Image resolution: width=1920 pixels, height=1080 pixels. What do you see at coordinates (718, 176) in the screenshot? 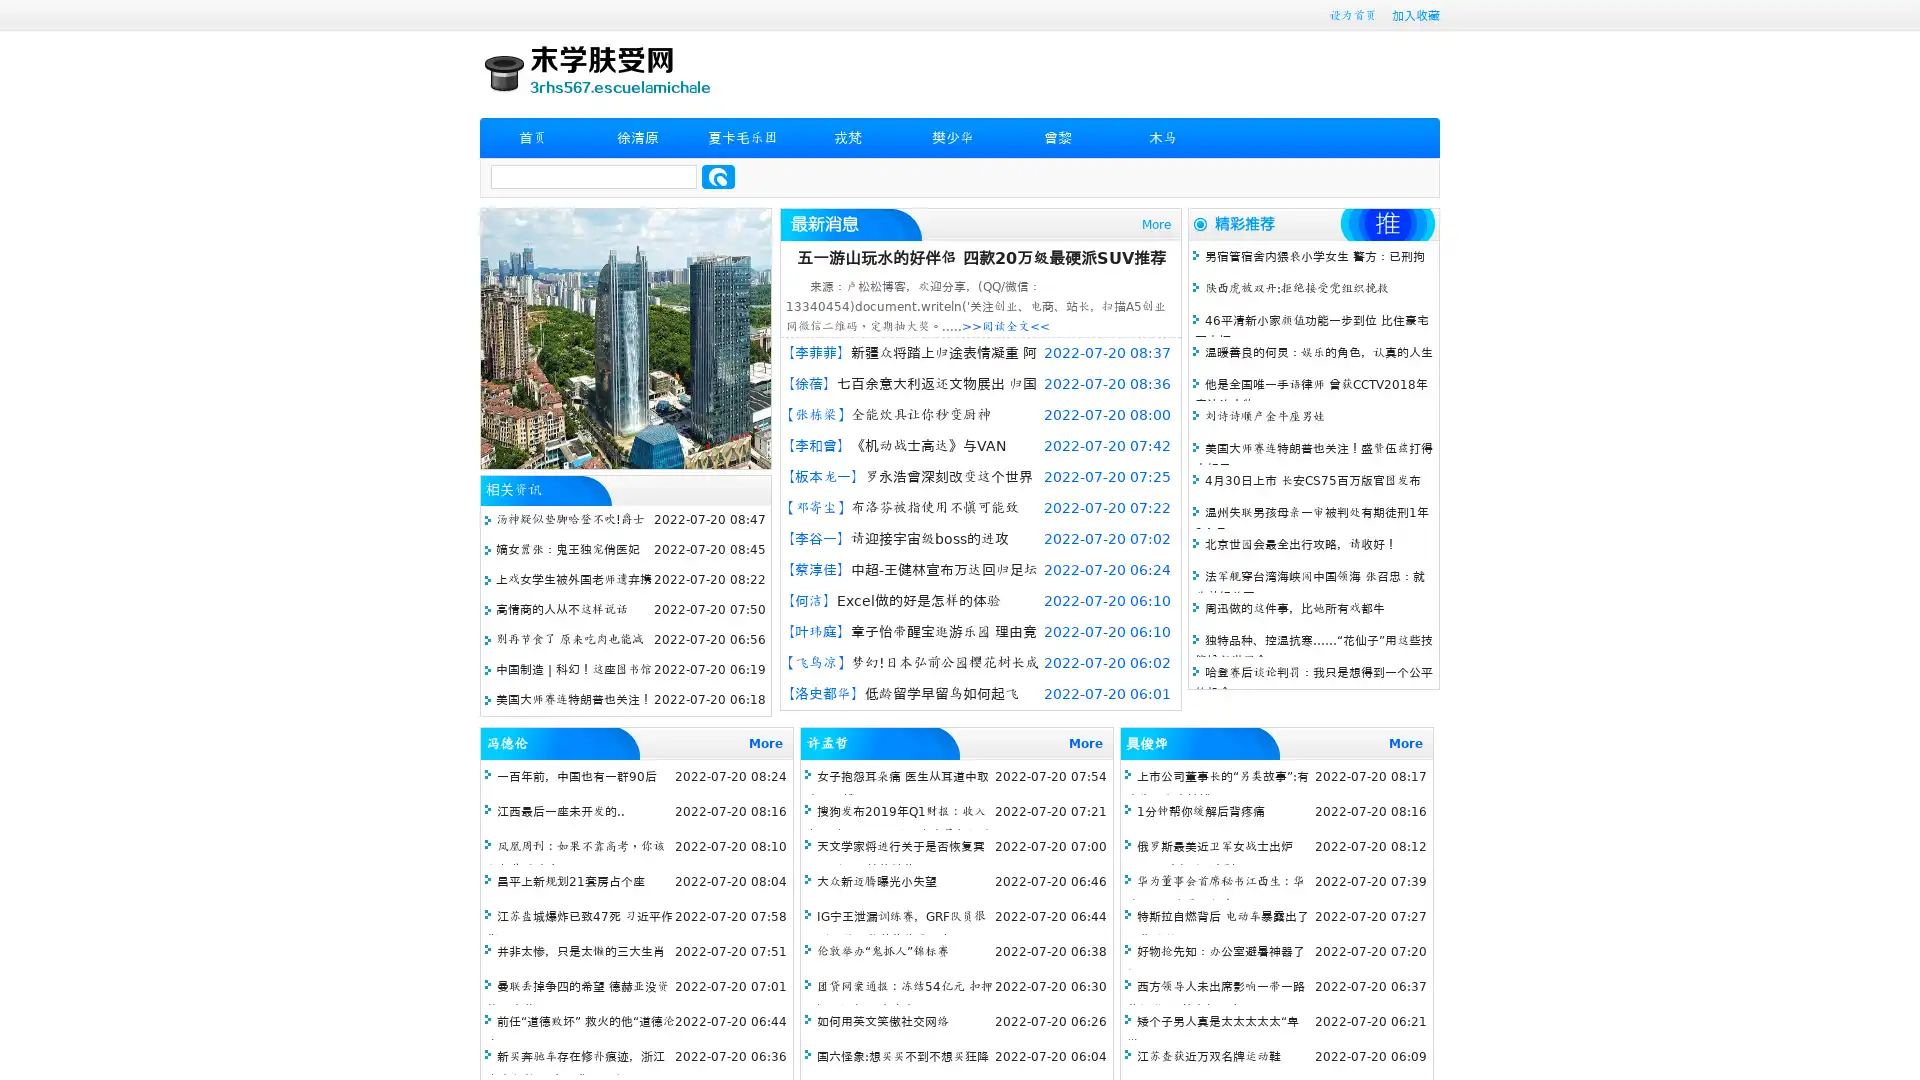
I see `Search` at bounding box center [718, 176].